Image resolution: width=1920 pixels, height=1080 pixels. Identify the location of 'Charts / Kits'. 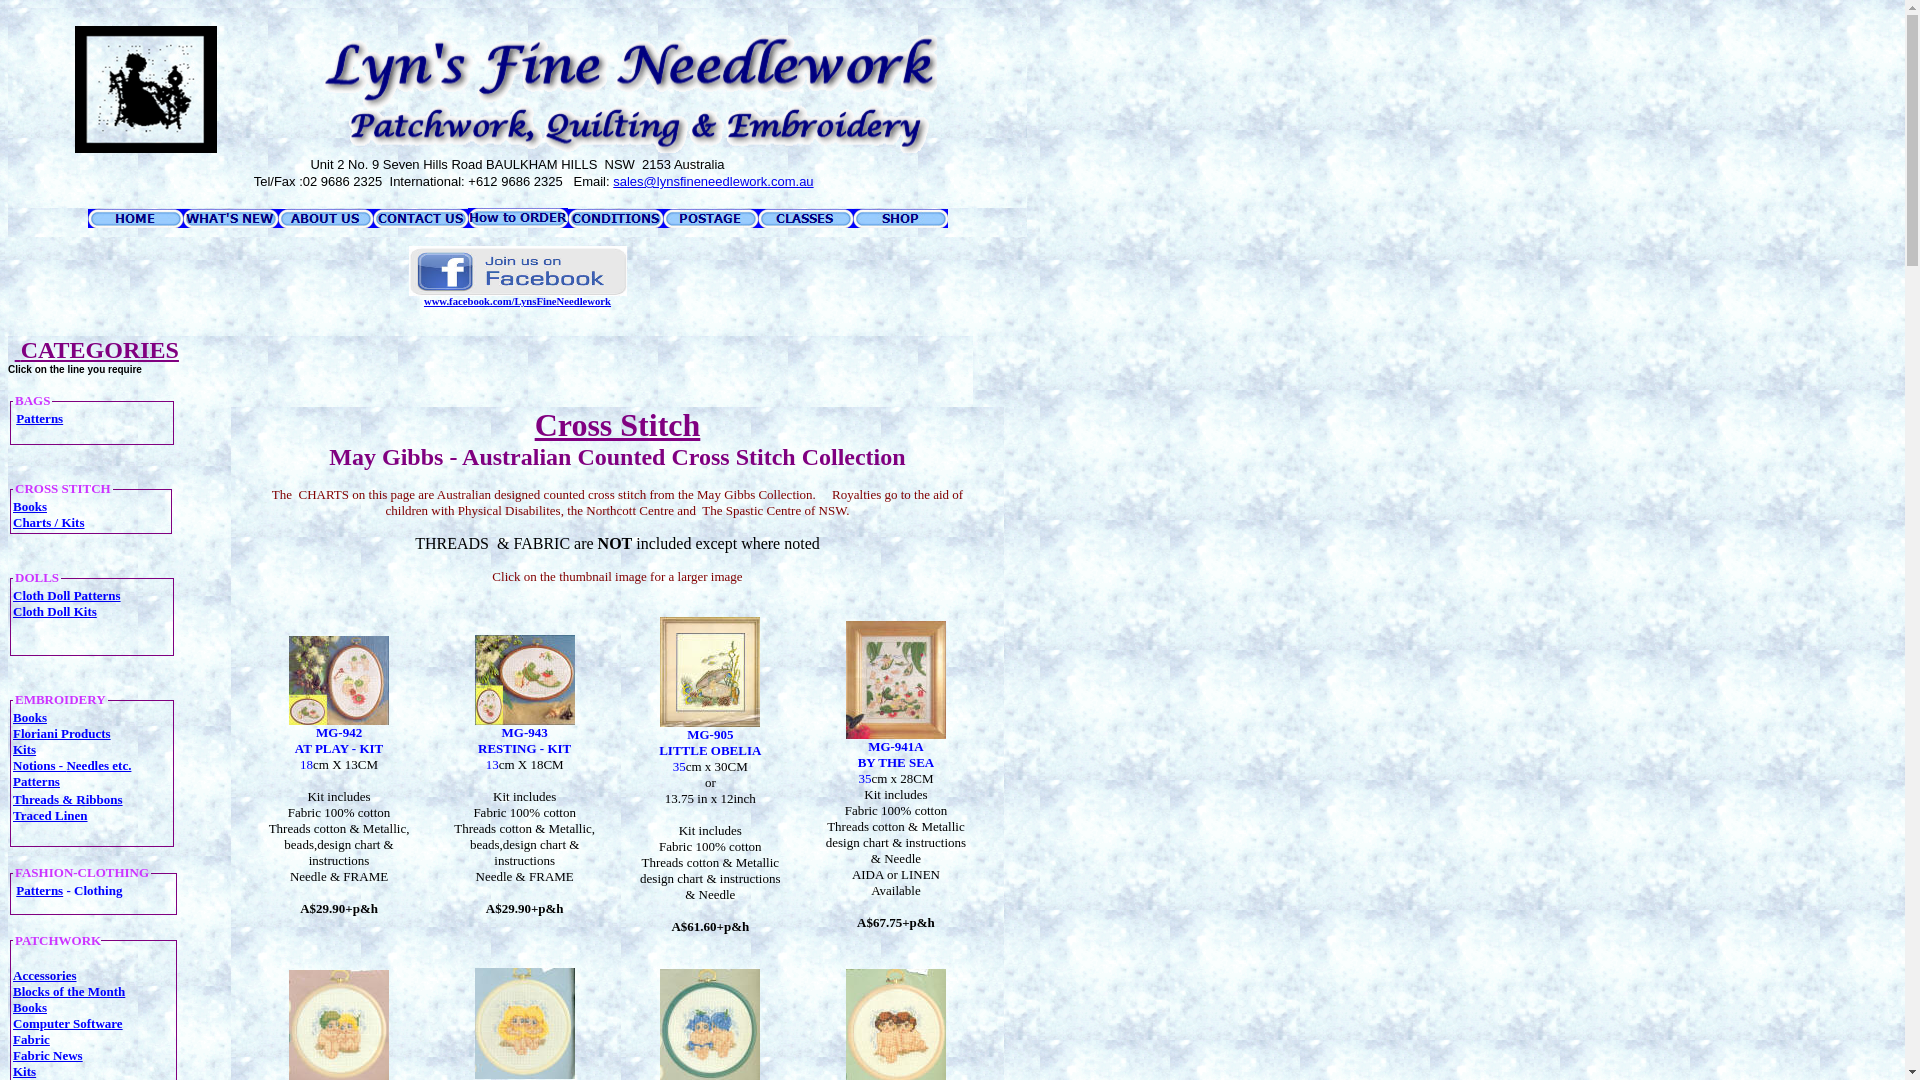
(48, 520).